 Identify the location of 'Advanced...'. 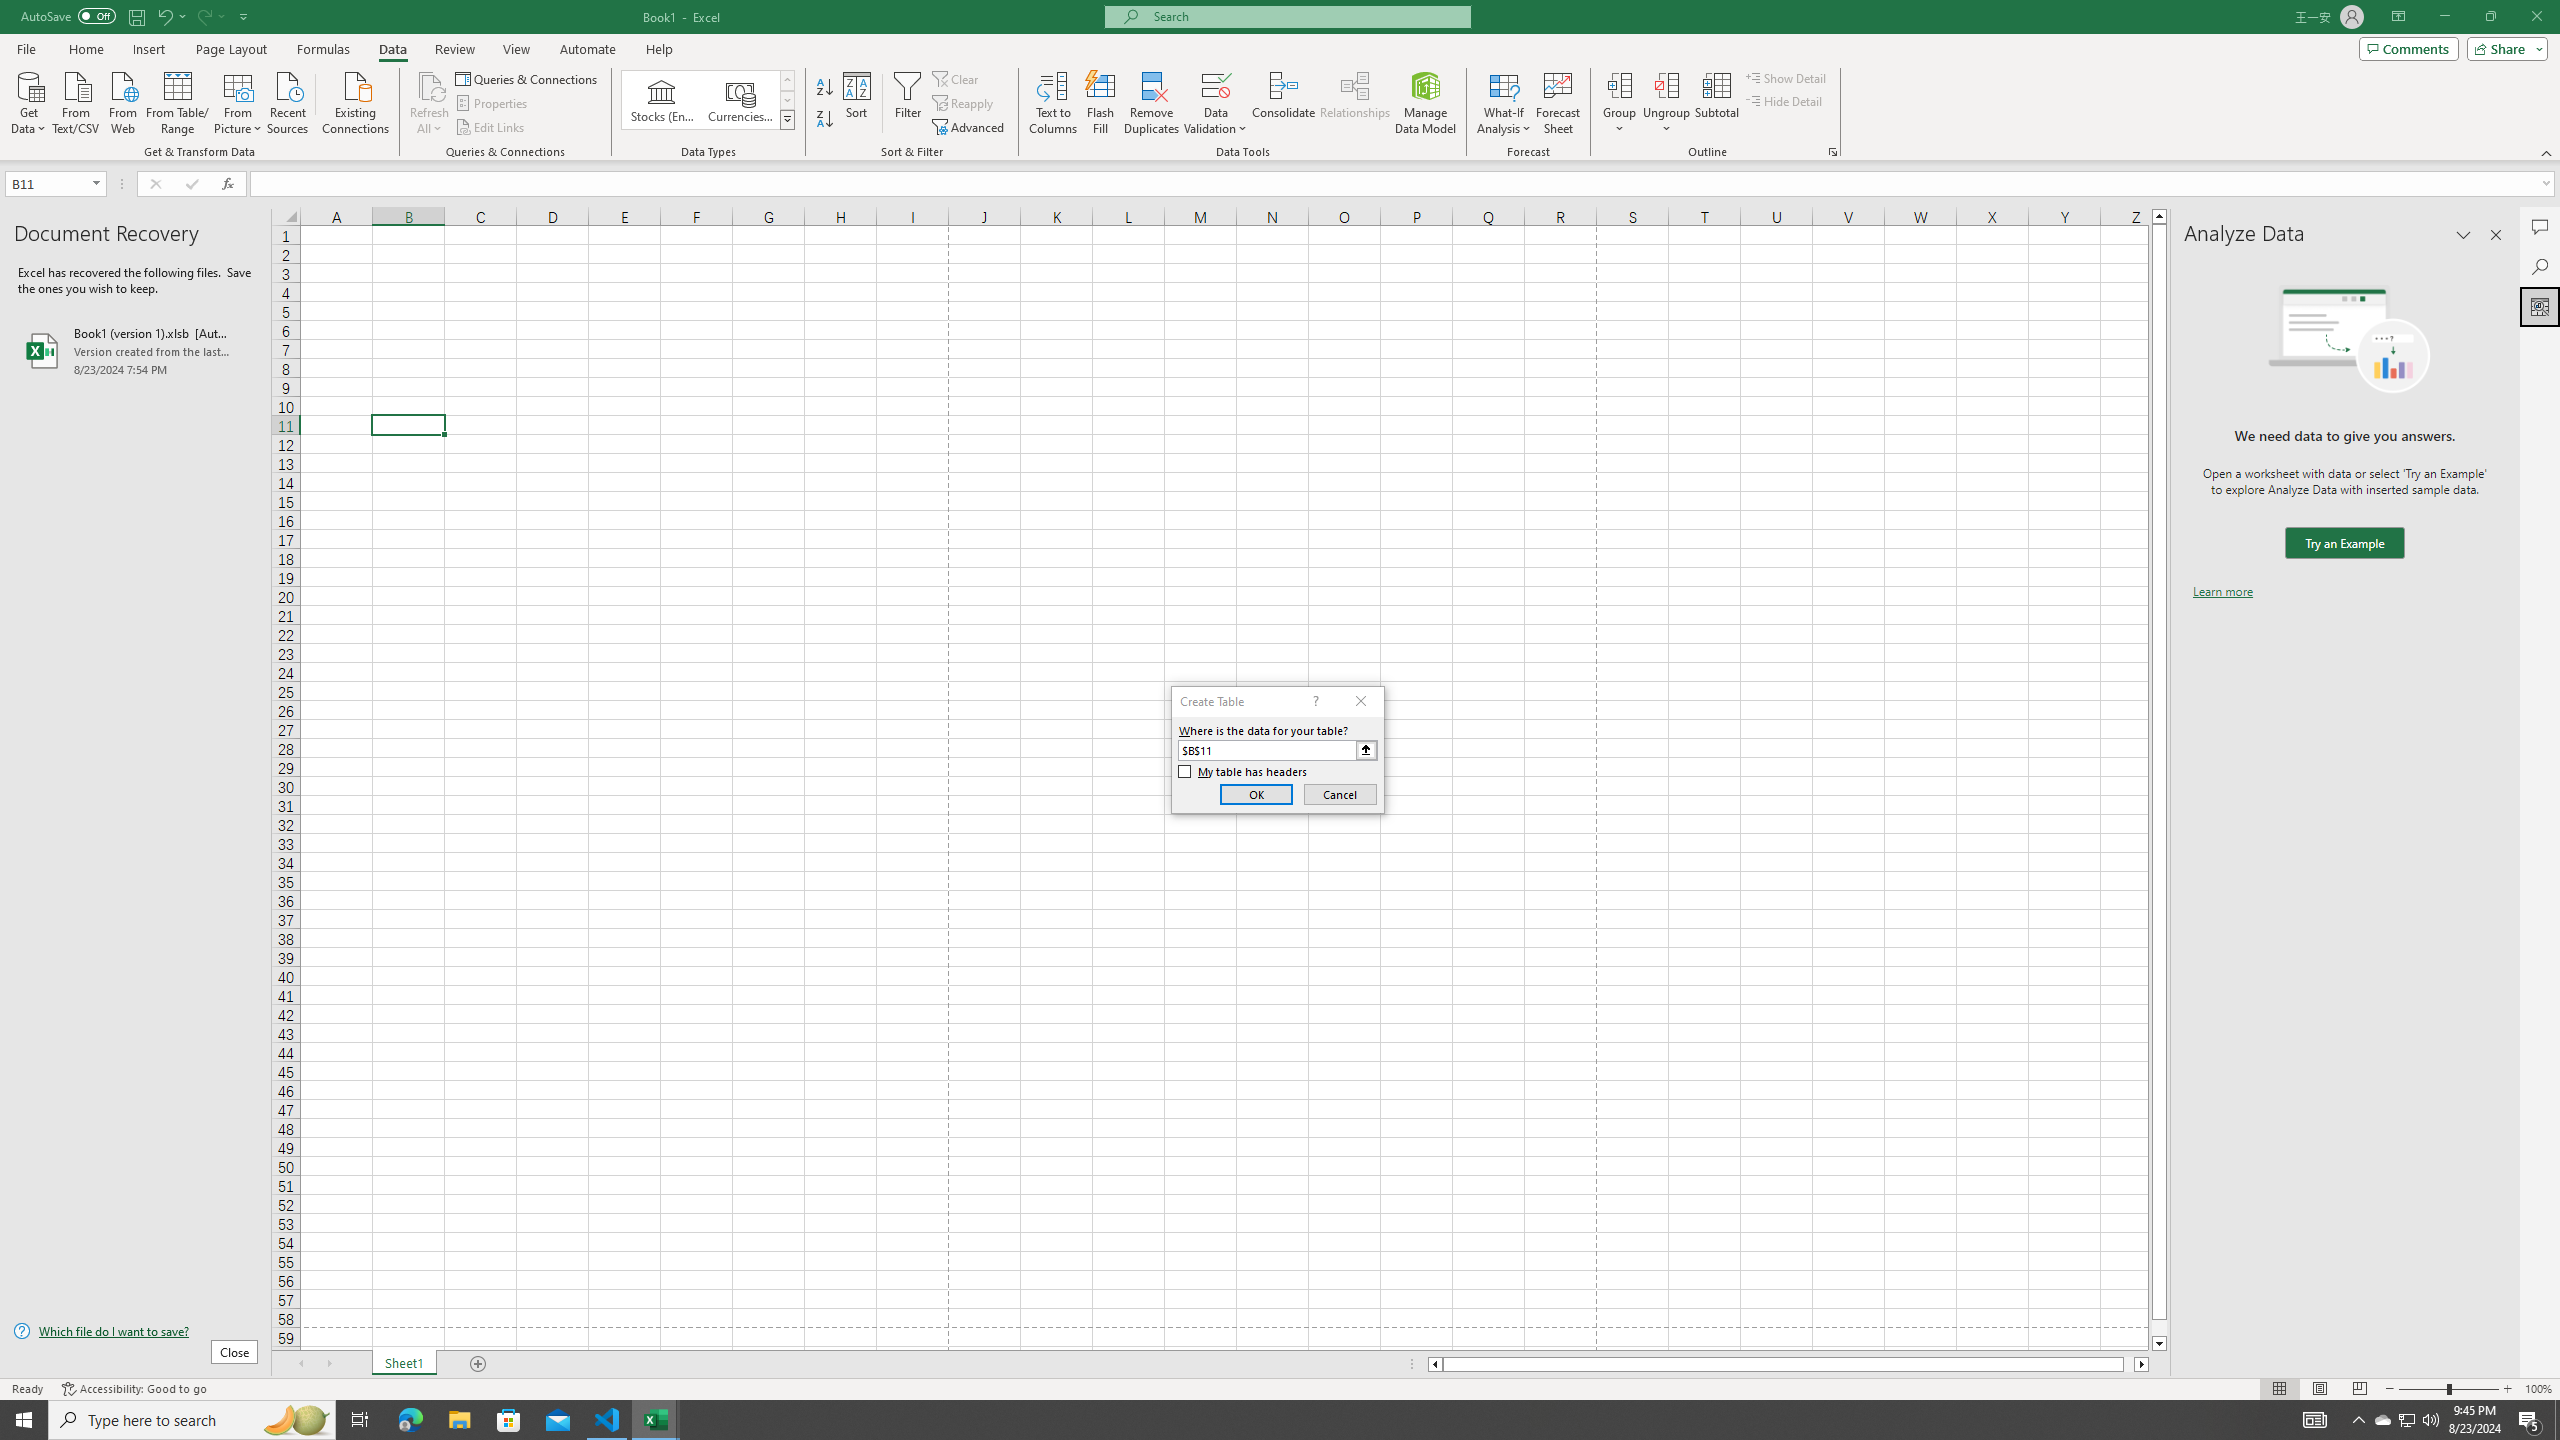
(970, 127).